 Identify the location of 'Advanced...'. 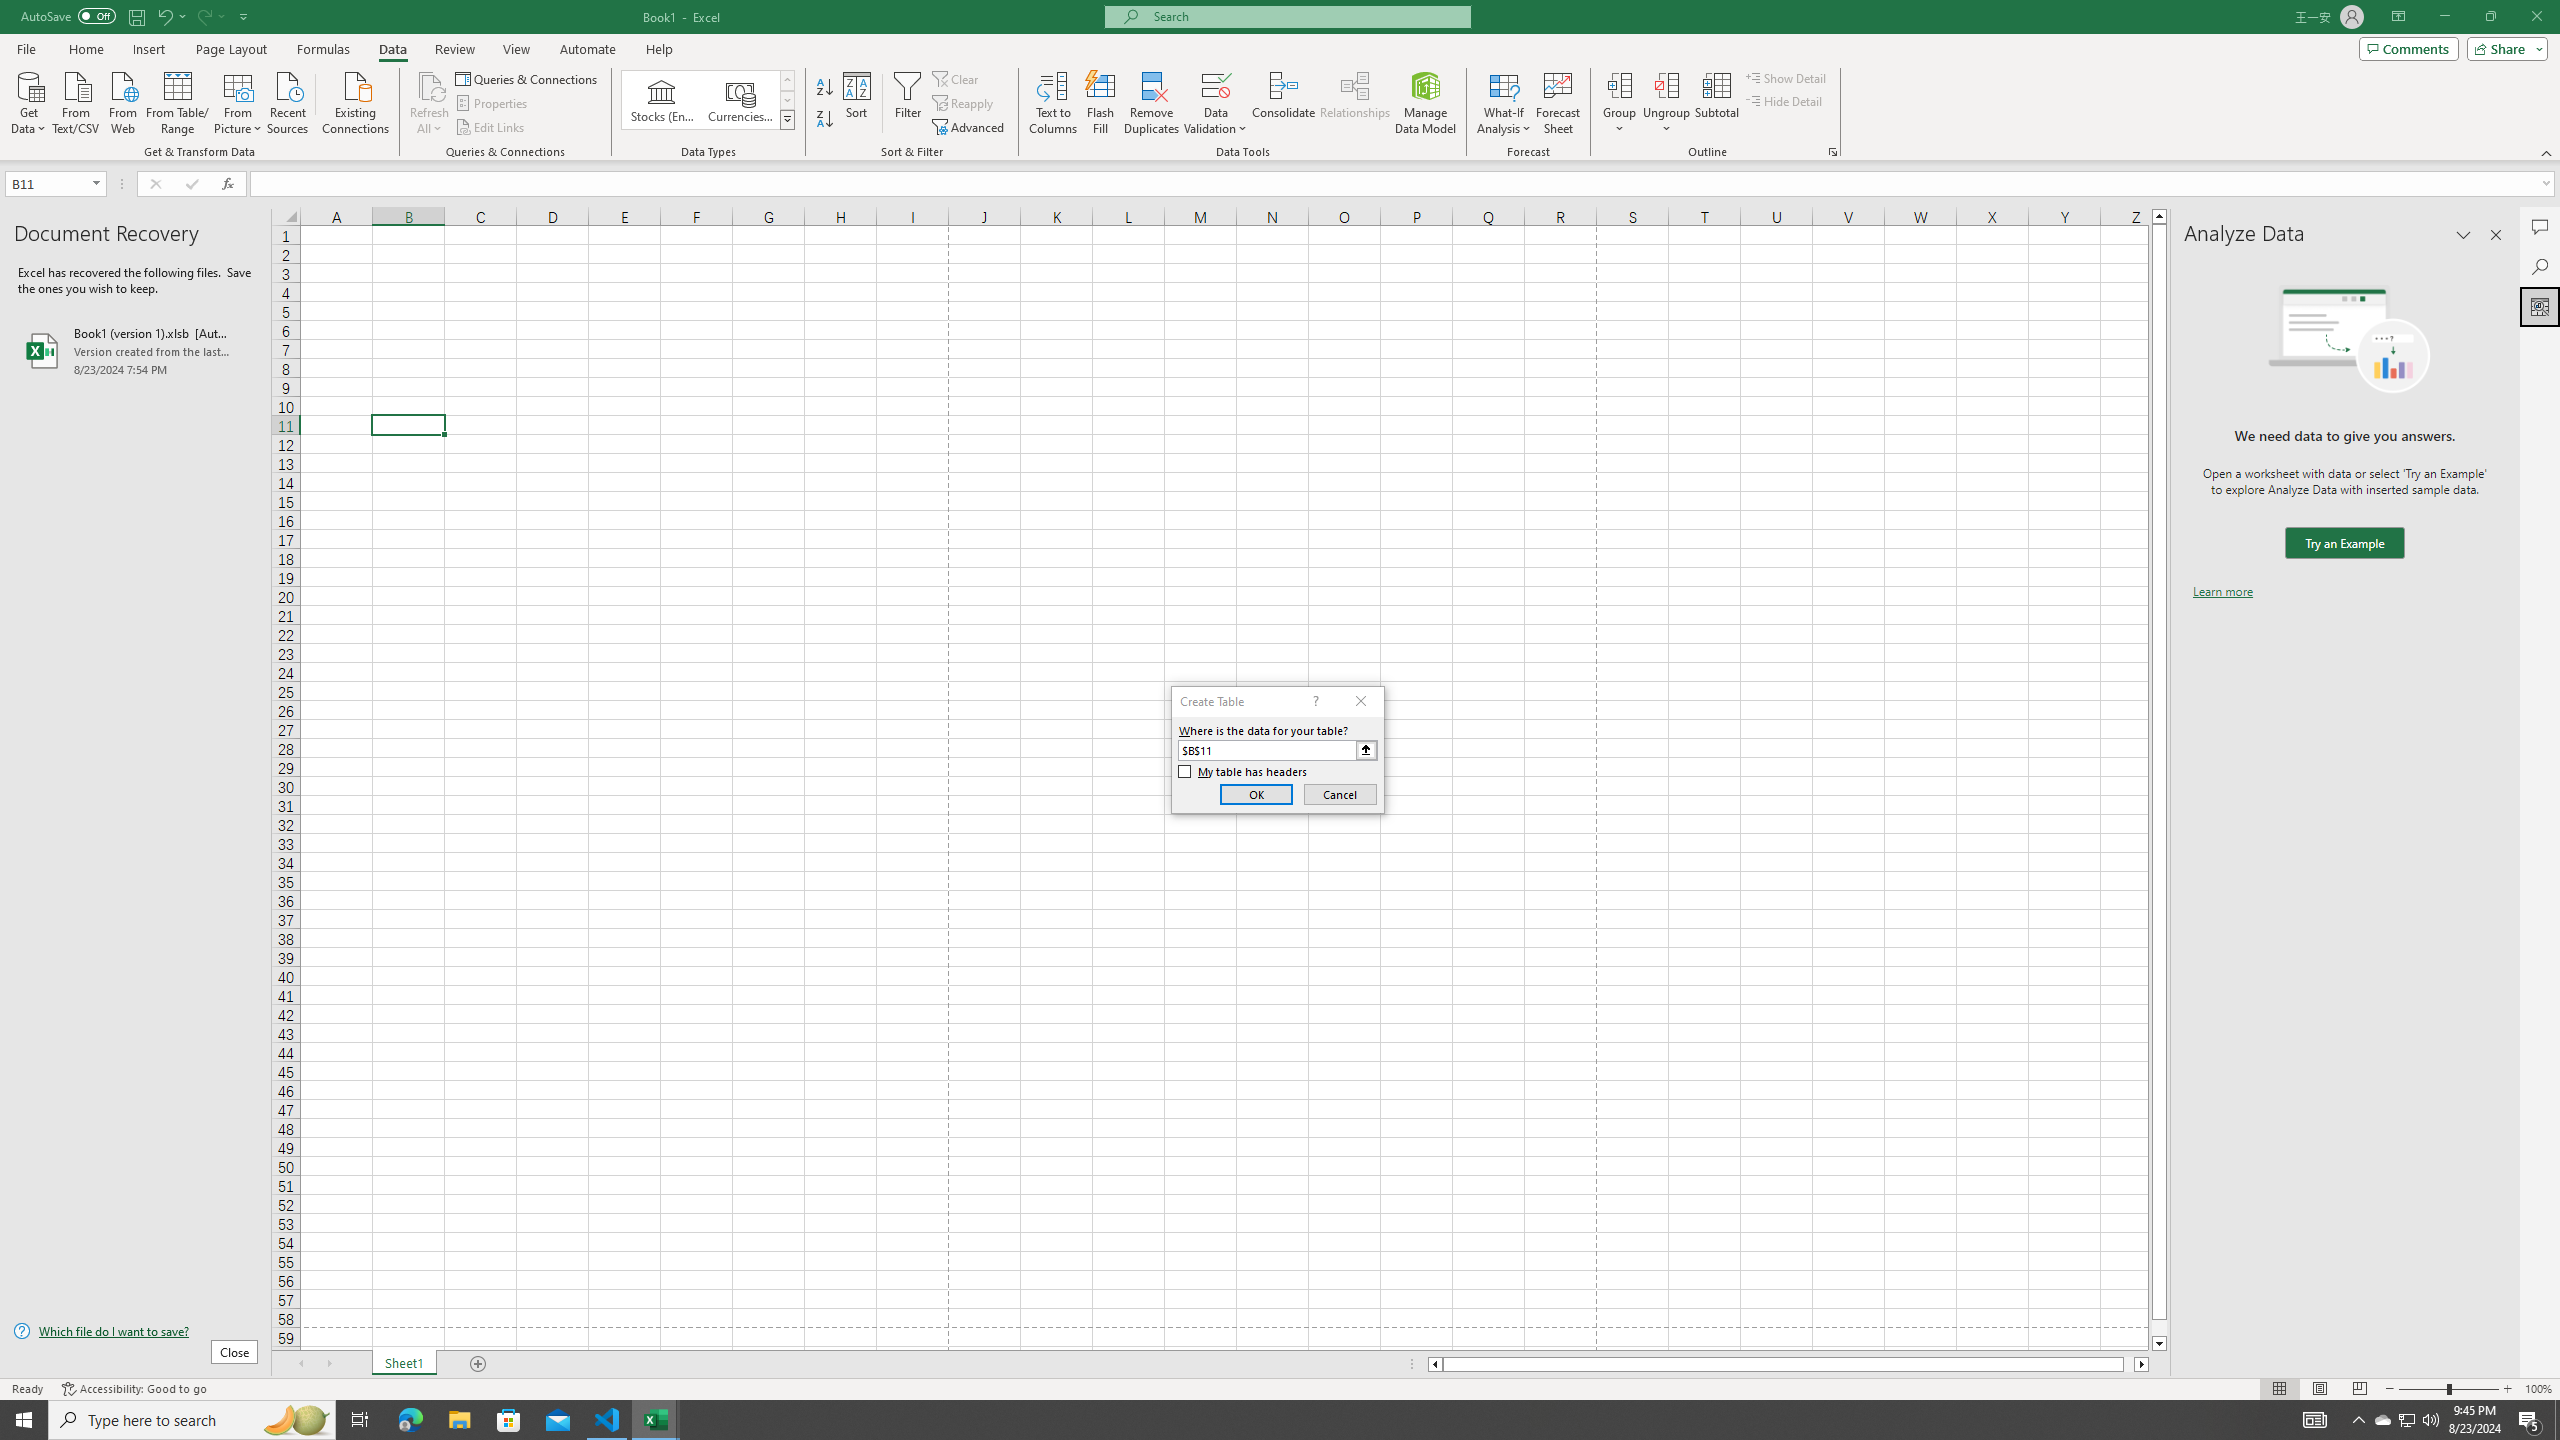
(970, 127).